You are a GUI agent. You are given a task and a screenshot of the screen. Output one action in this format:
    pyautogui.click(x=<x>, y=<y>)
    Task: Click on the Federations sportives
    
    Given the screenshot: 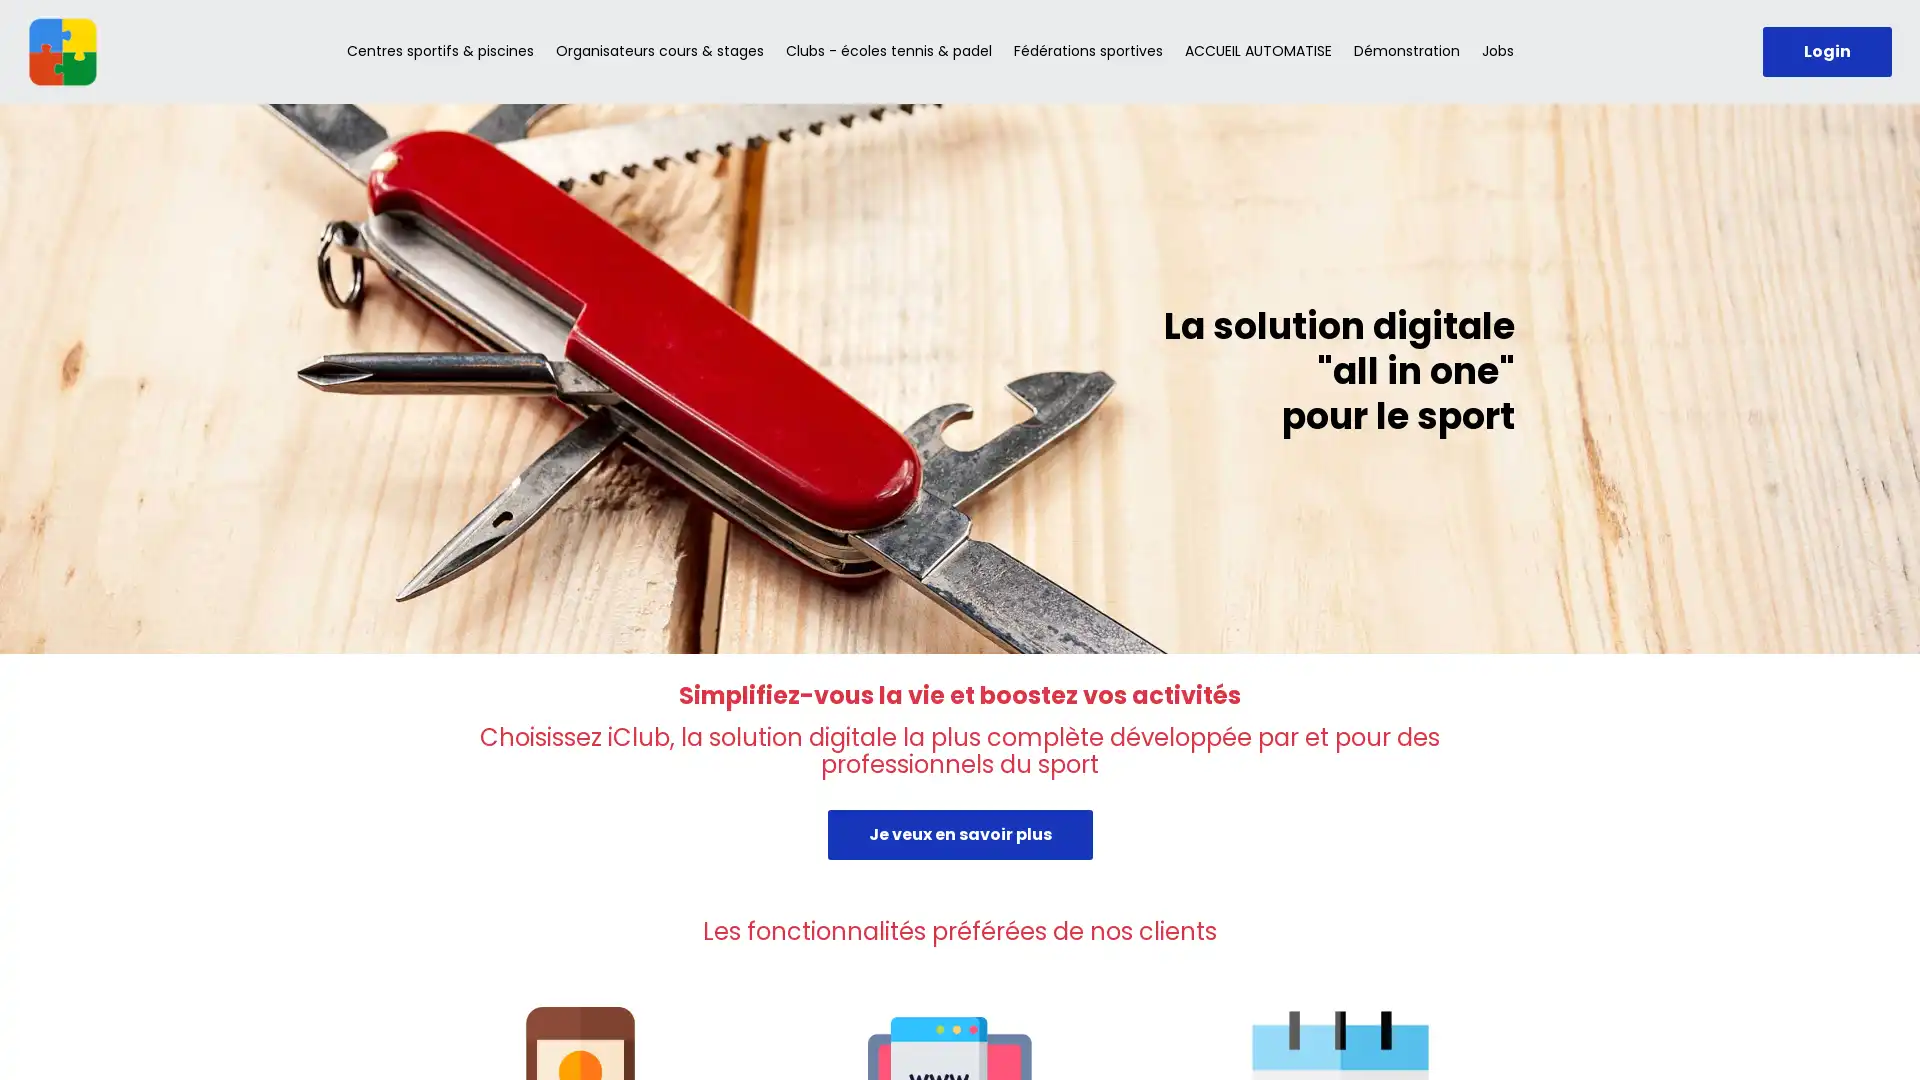 What is the action you would take?
    pyautogui.click(x=1086, y=50)
    